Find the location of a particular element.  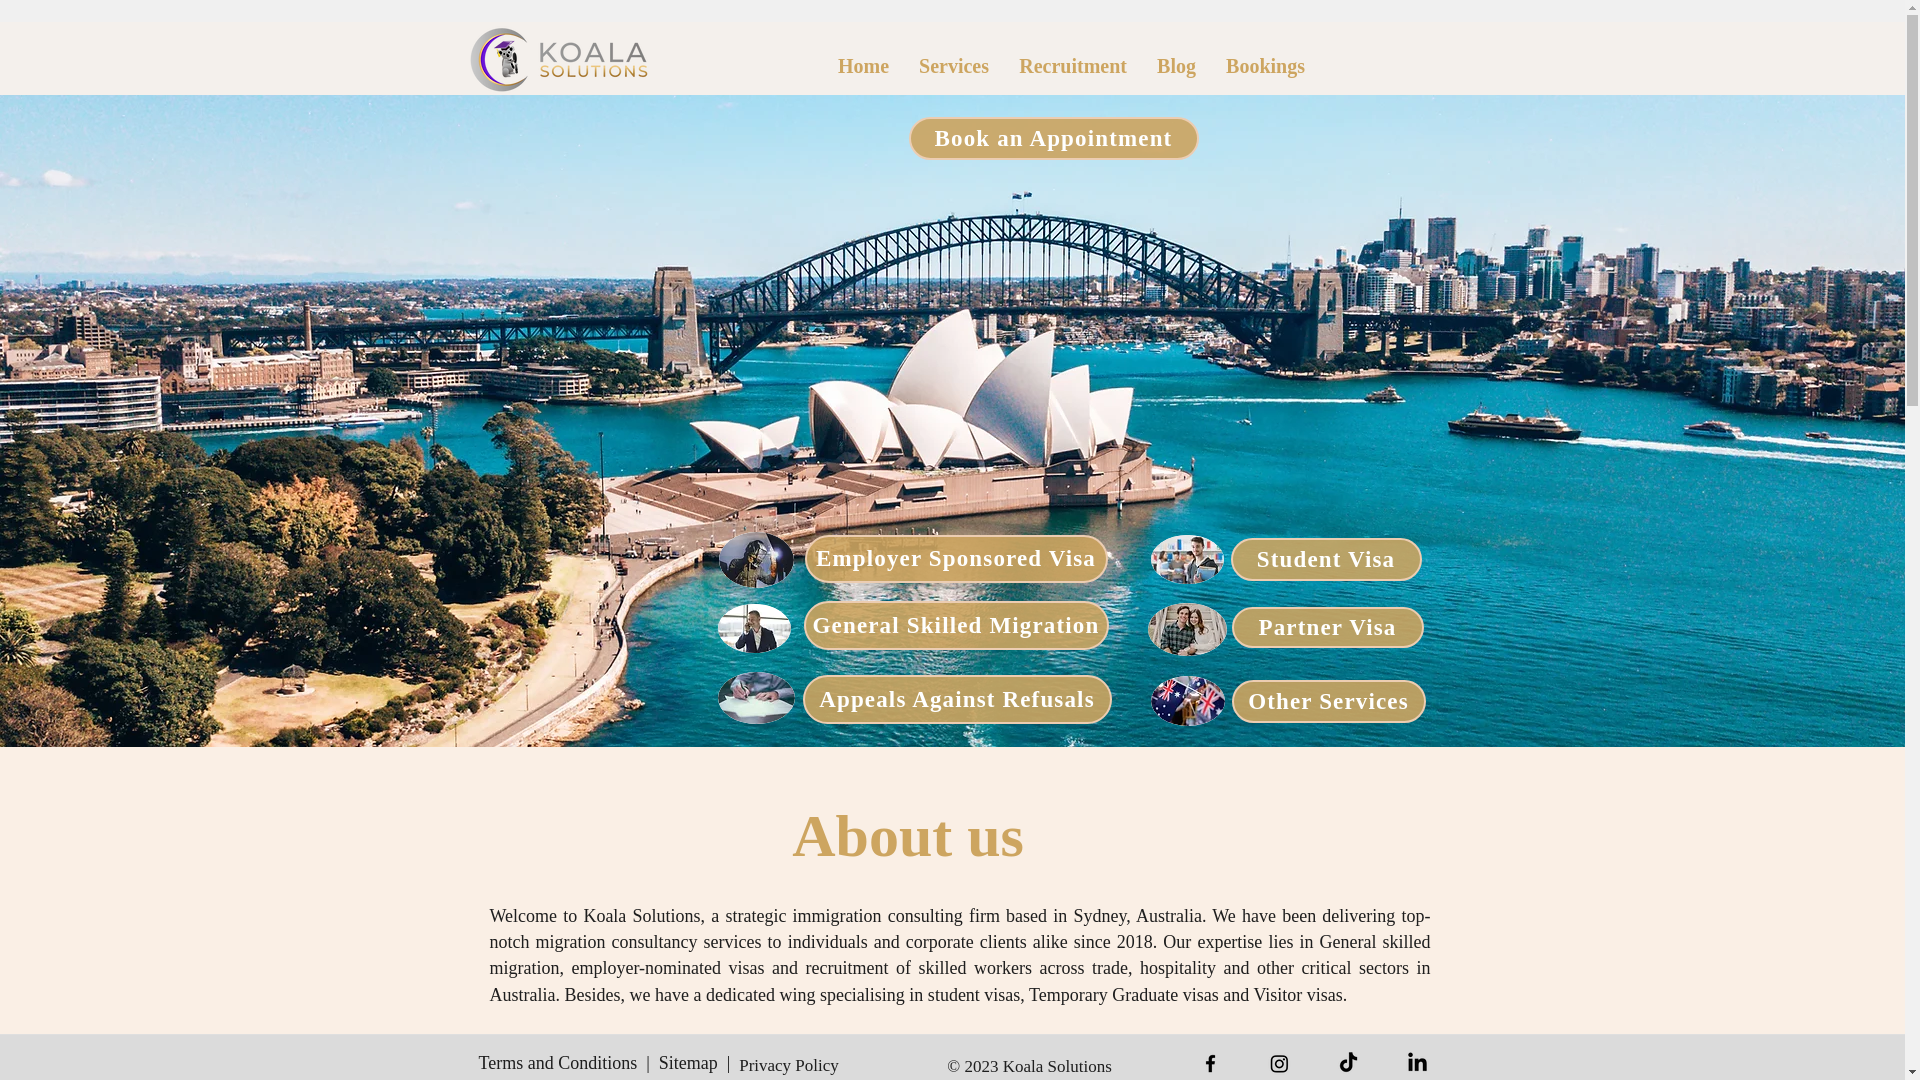

'Copy of Koala Solutions SPA Proposal_edi' is located at coordinates (559, 58).